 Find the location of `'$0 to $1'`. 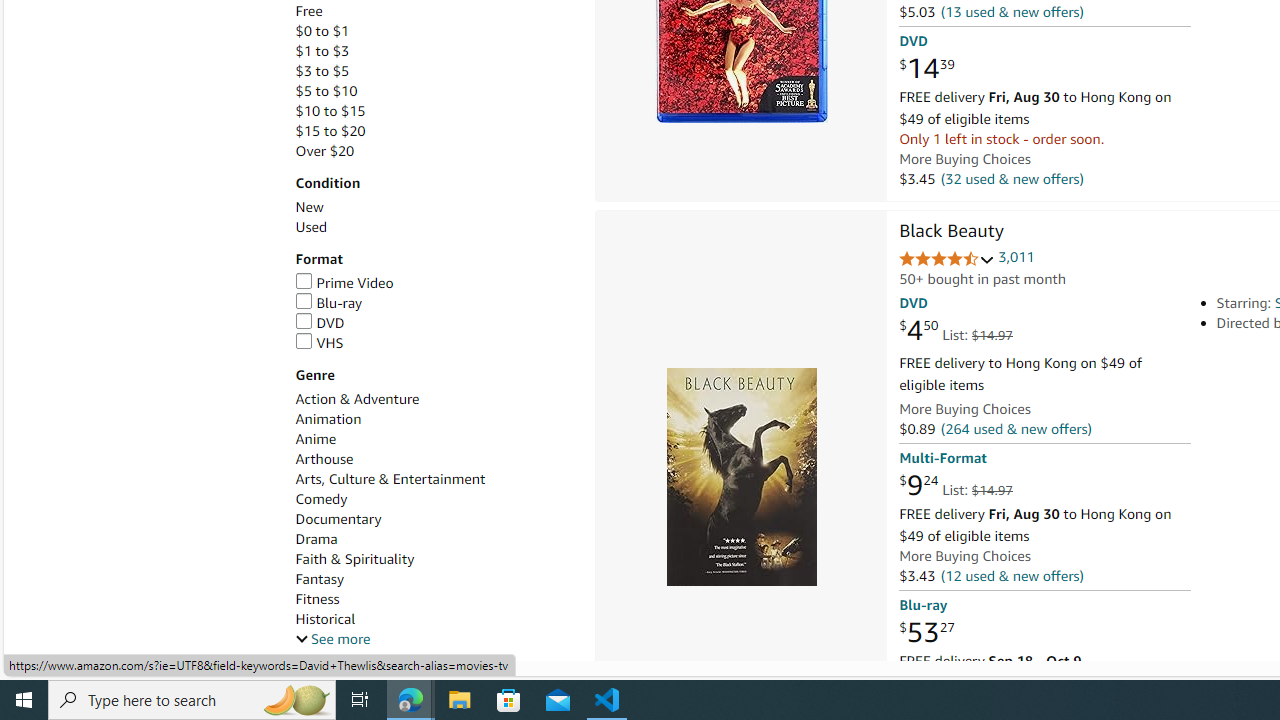

'$0 to $1' is located at coordinates (433, 31).